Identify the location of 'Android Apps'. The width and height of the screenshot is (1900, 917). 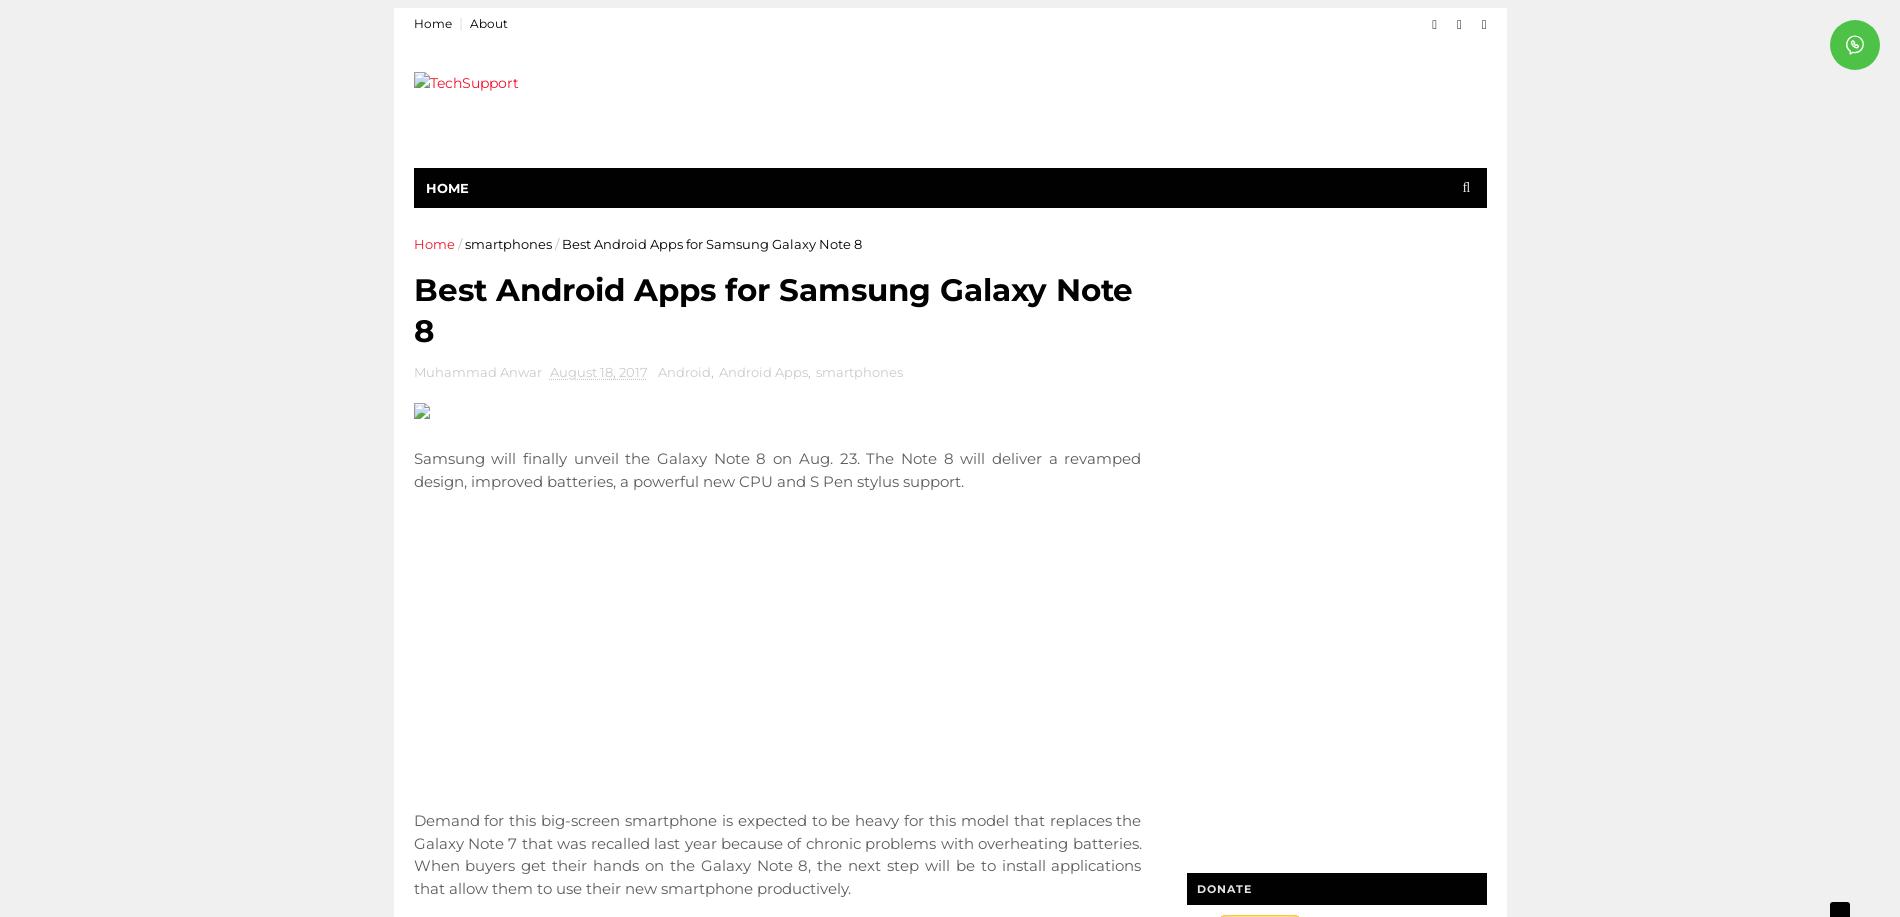
(761, 371).